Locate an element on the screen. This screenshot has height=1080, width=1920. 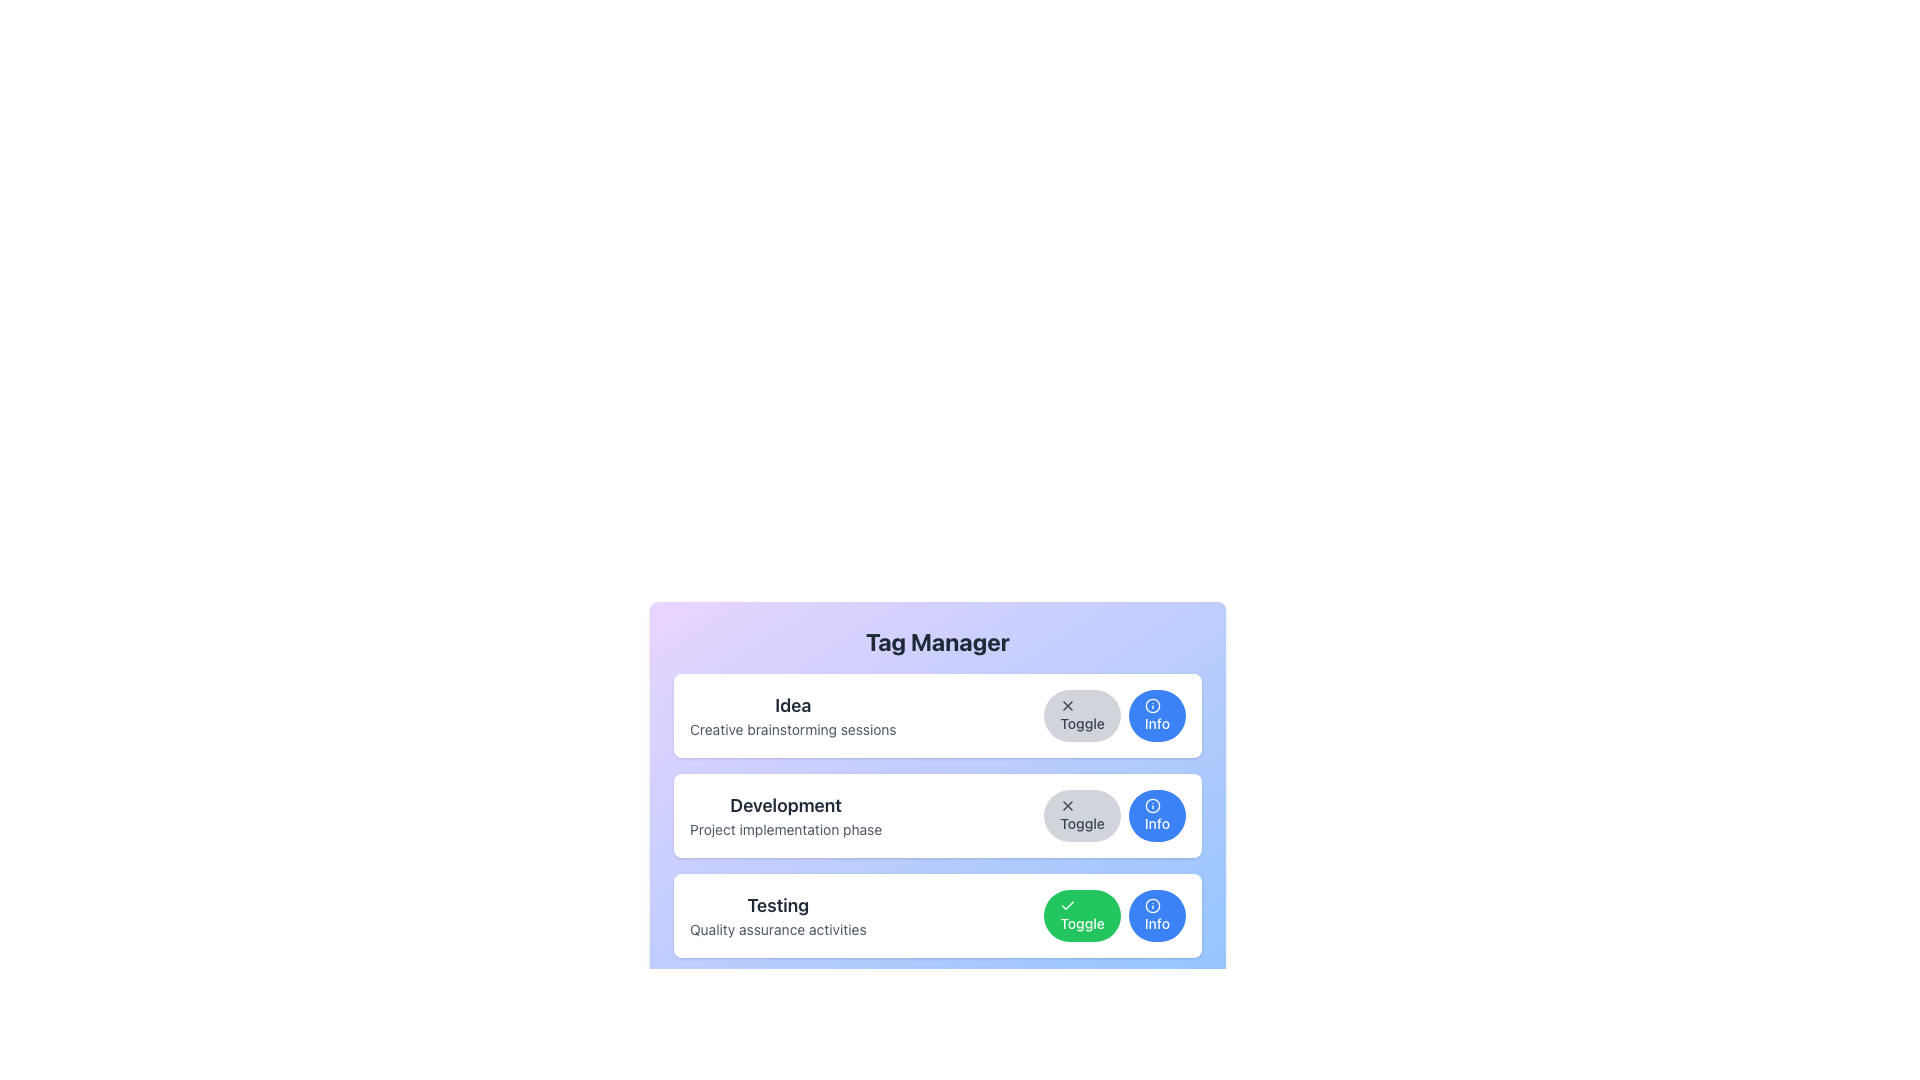
the Icon Button located on the rightmost side of the 'Testing' section is located at coordinates (1152, 906).